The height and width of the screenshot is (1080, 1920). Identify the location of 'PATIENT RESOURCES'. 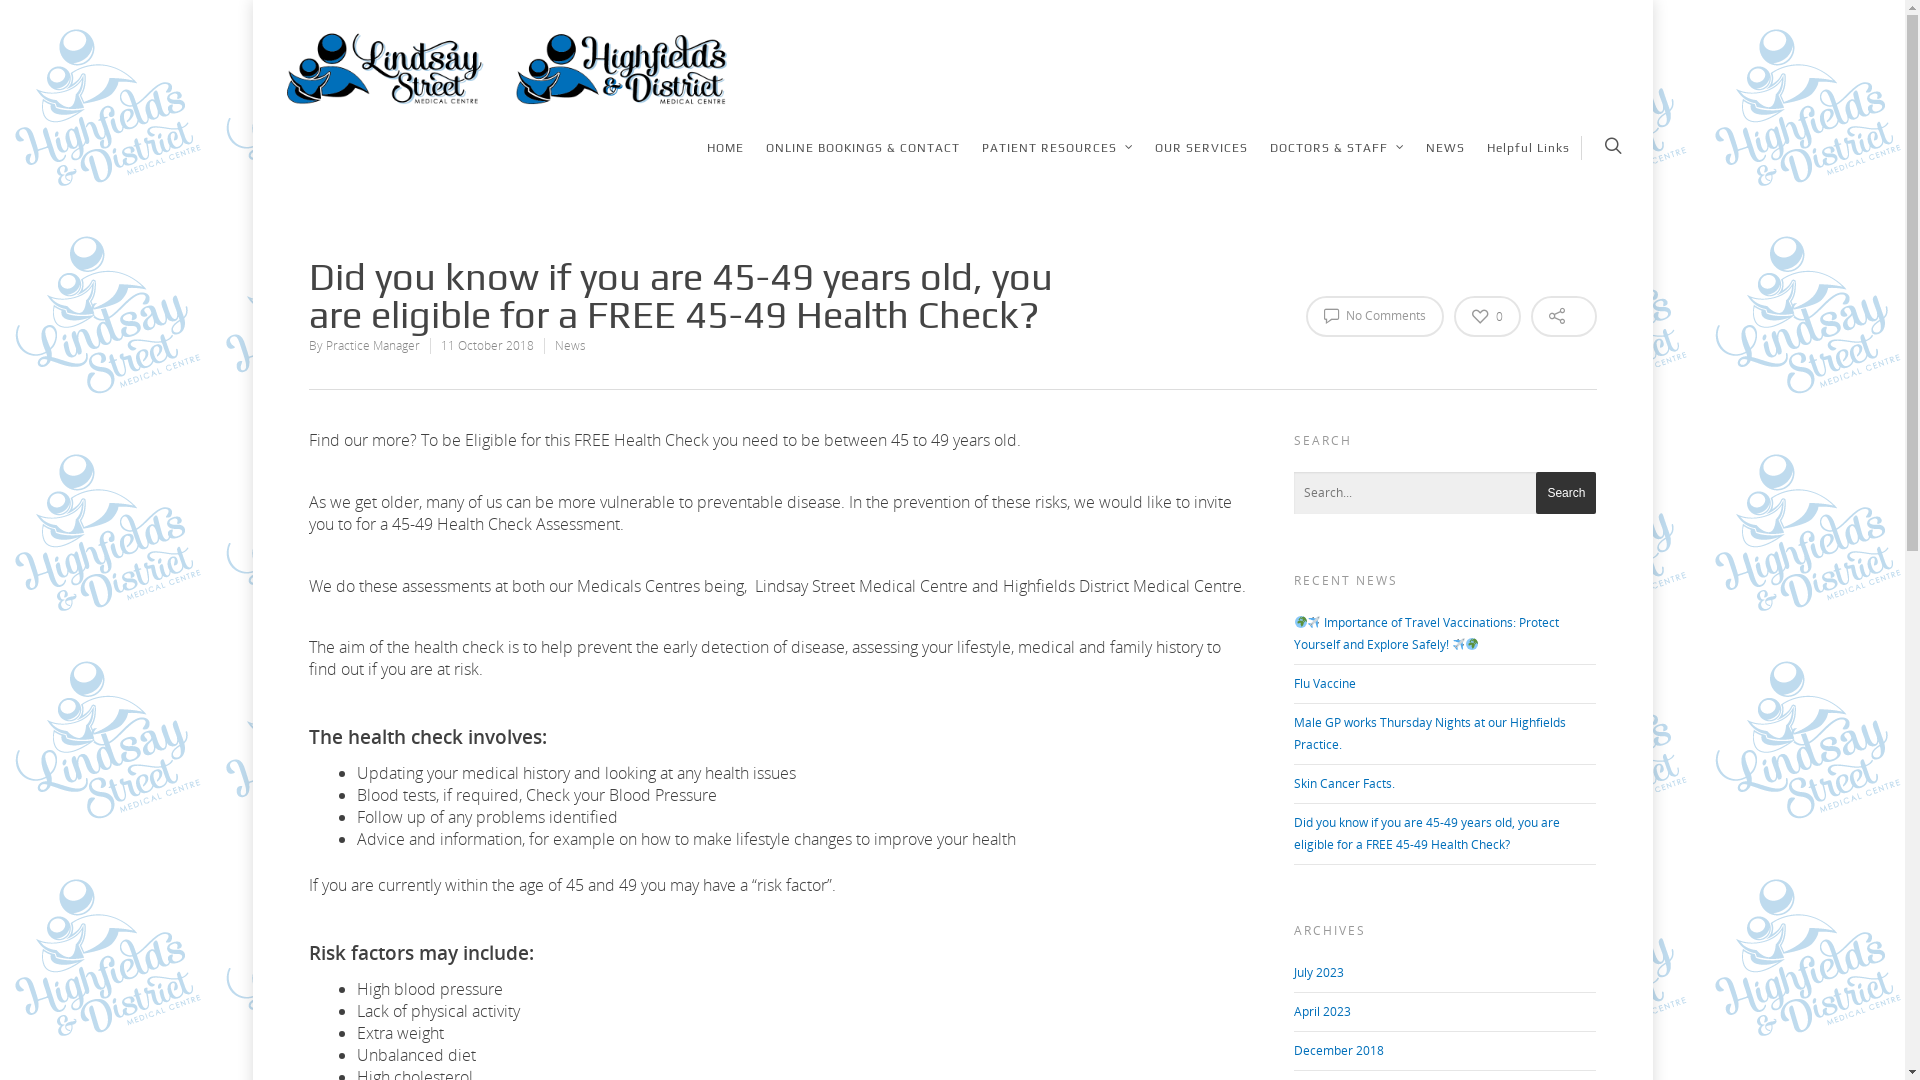
(1056, 161).